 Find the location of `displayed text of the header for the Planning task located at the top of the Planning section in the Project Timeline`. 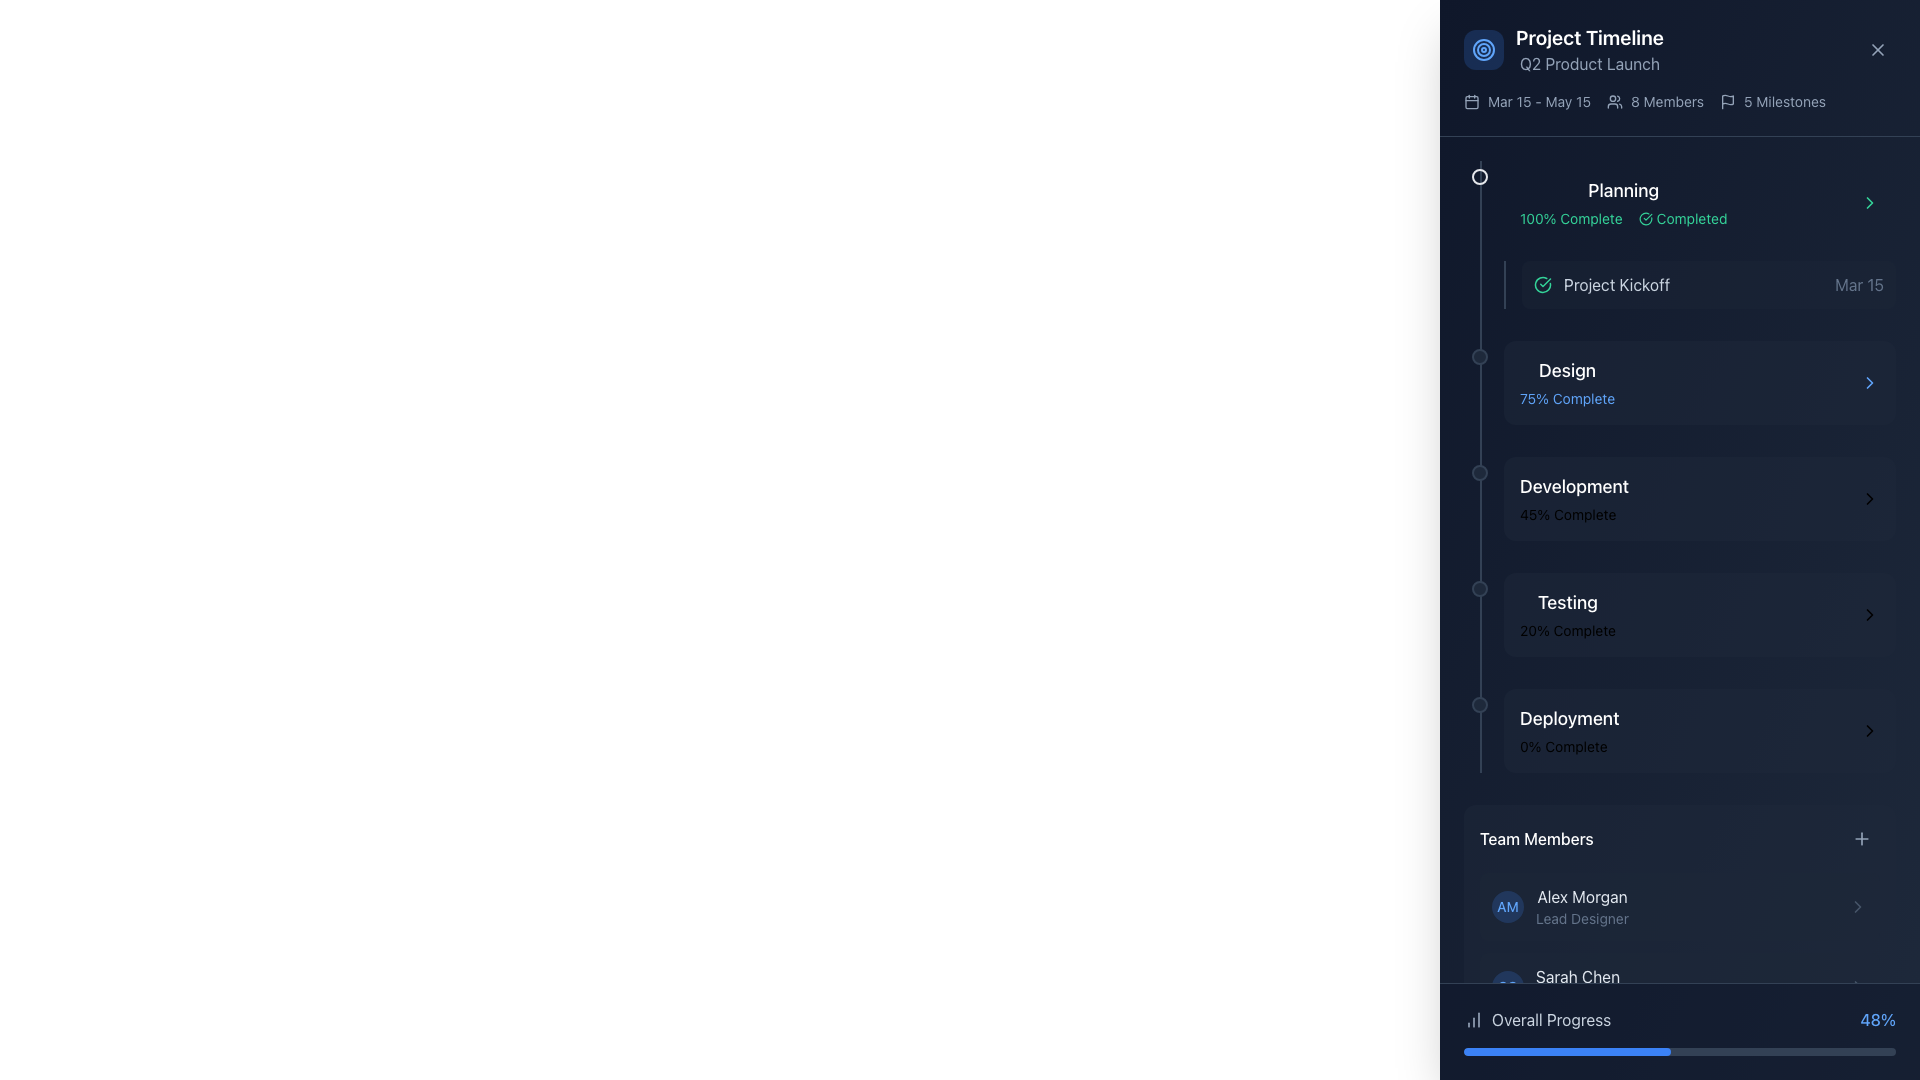

displayed text of the header for the Planning task located at the top of the Planning section in the Project Timeline is located at coordinates (1623, 191).